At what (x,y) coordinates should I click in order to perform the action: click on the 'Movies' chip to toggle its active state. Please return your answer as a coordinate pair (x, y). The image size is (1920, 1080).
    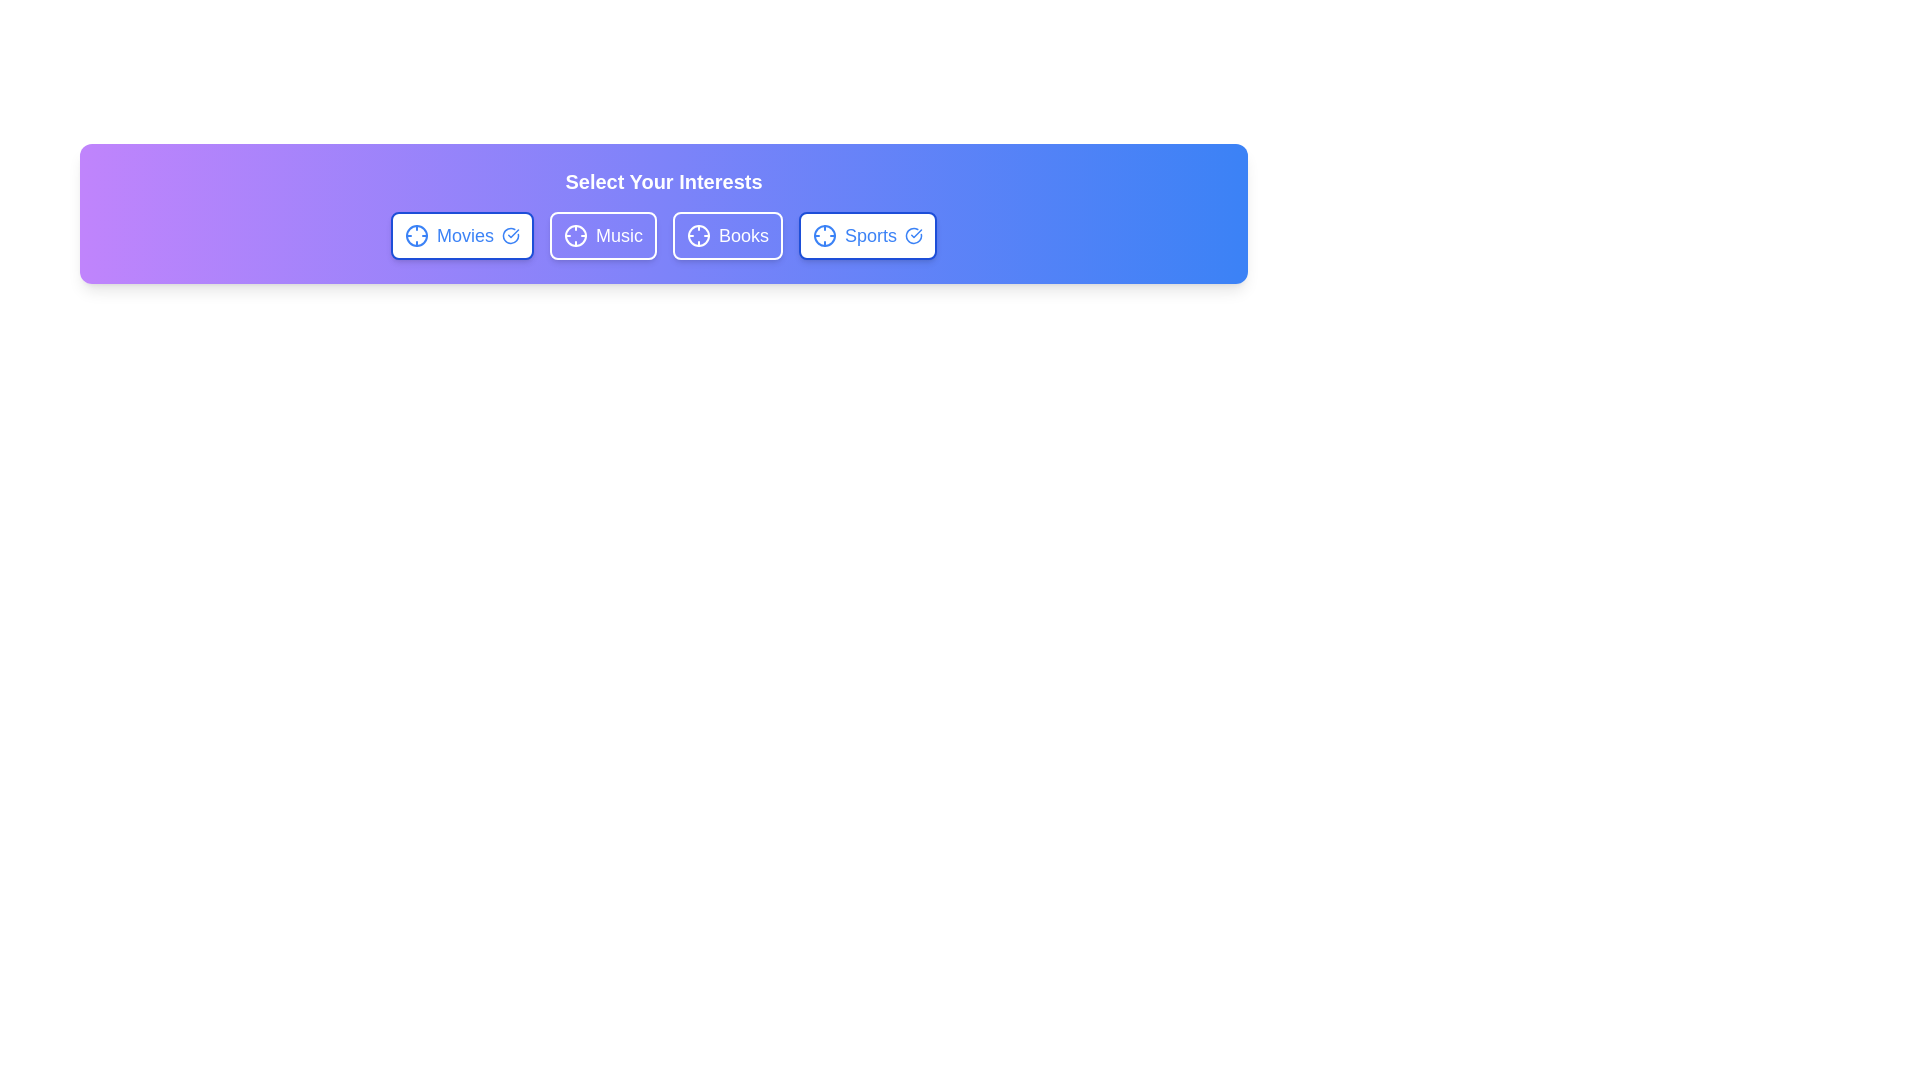
    Looking at the image, I should click on (460, 234).